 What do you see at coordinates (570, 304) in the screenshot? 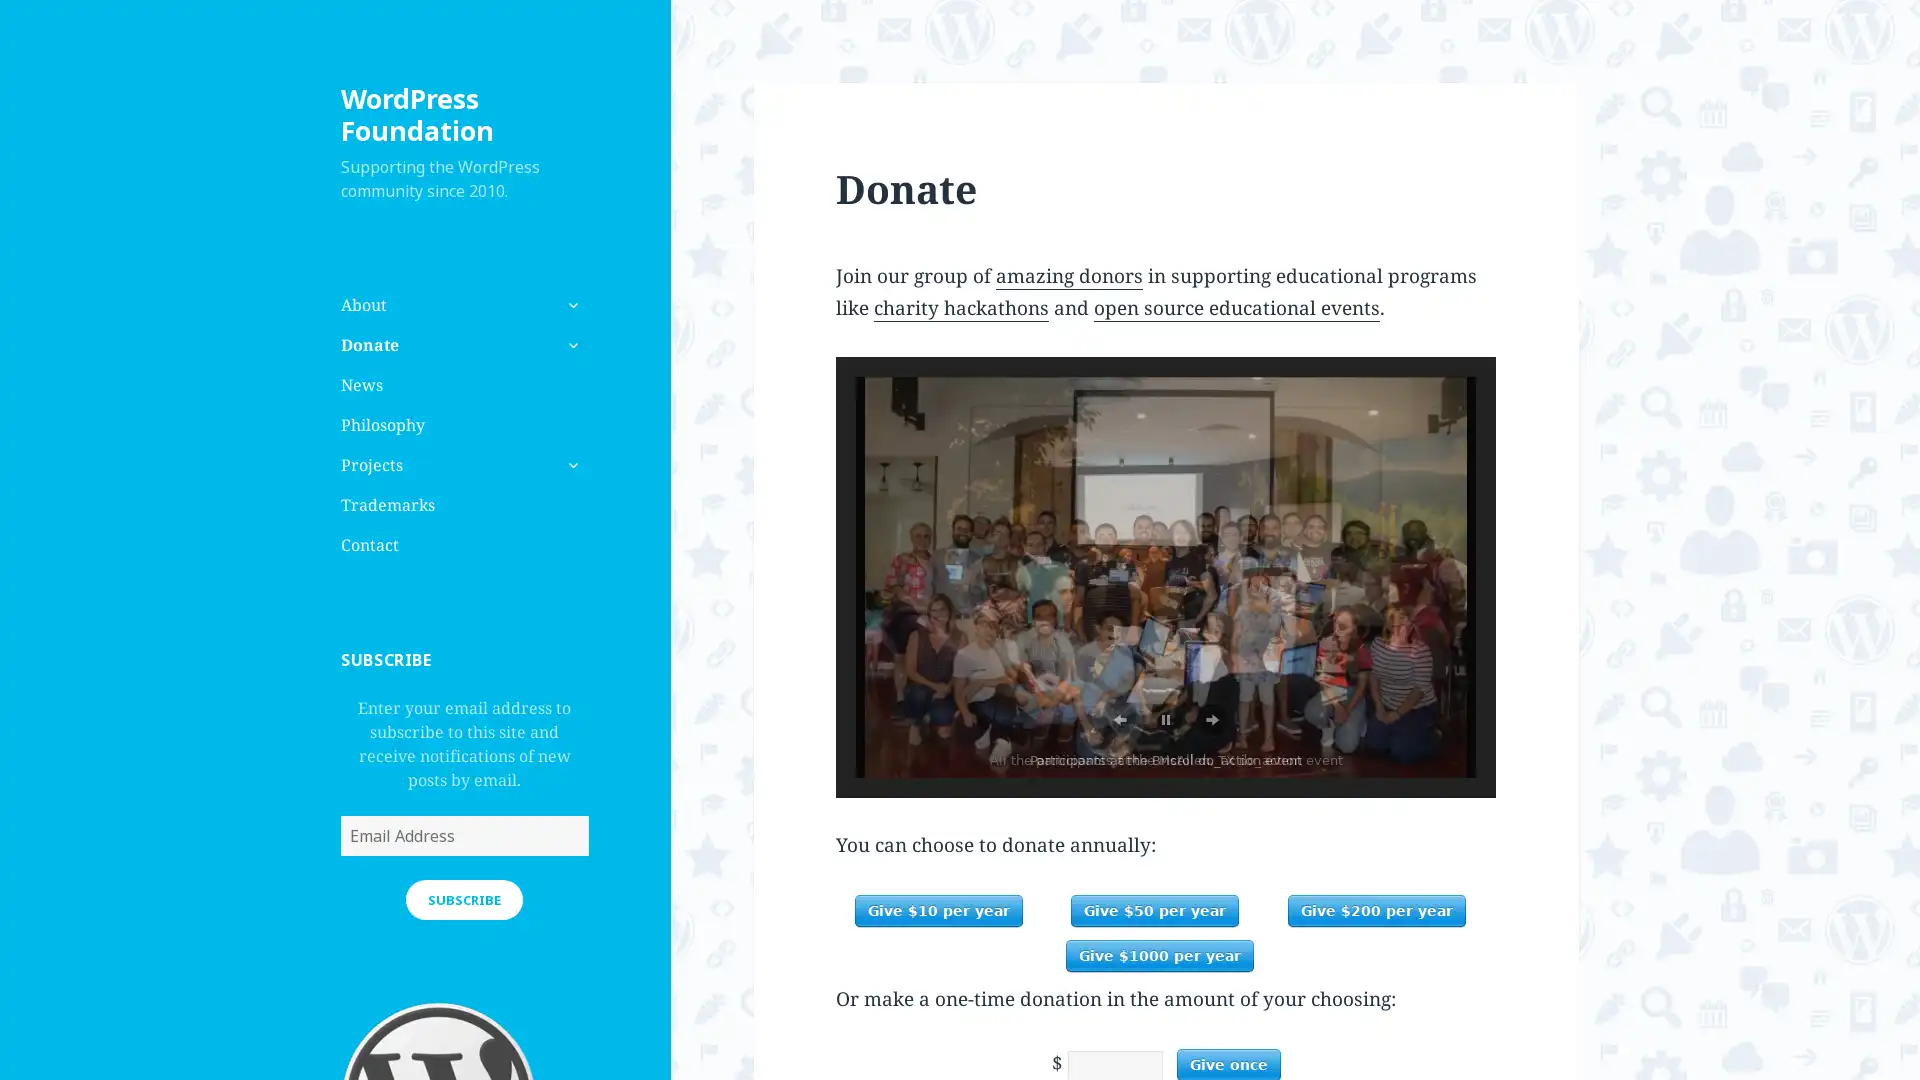
I see `expand child menu` at bounding box center [570, 304].